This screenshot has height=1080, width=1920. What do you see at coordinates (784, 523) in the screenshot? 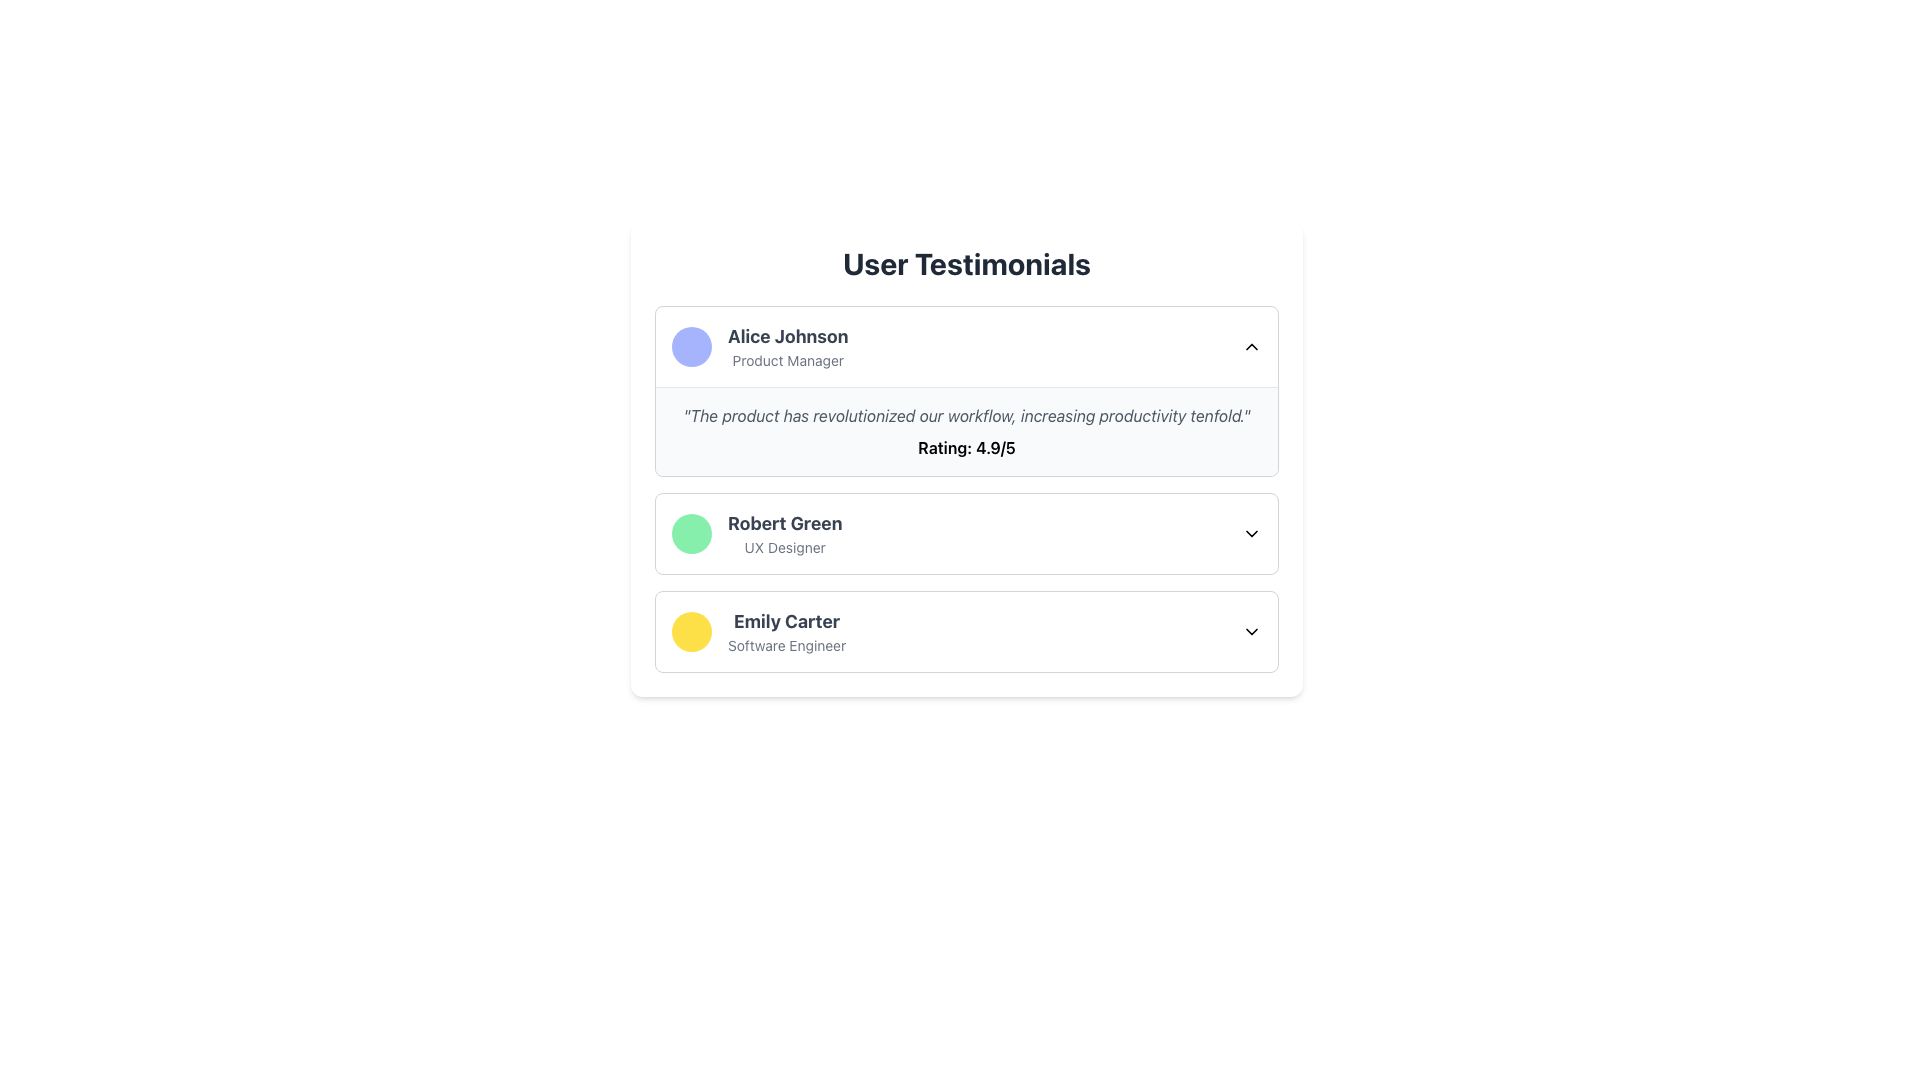
I see `the text label displaying the name 'Robert Green', which is in bold, large-sized font and dark gray color, positioned above the 'UX Designer' text in the 'User Testimonials' section` at bounding box center [784, 523].